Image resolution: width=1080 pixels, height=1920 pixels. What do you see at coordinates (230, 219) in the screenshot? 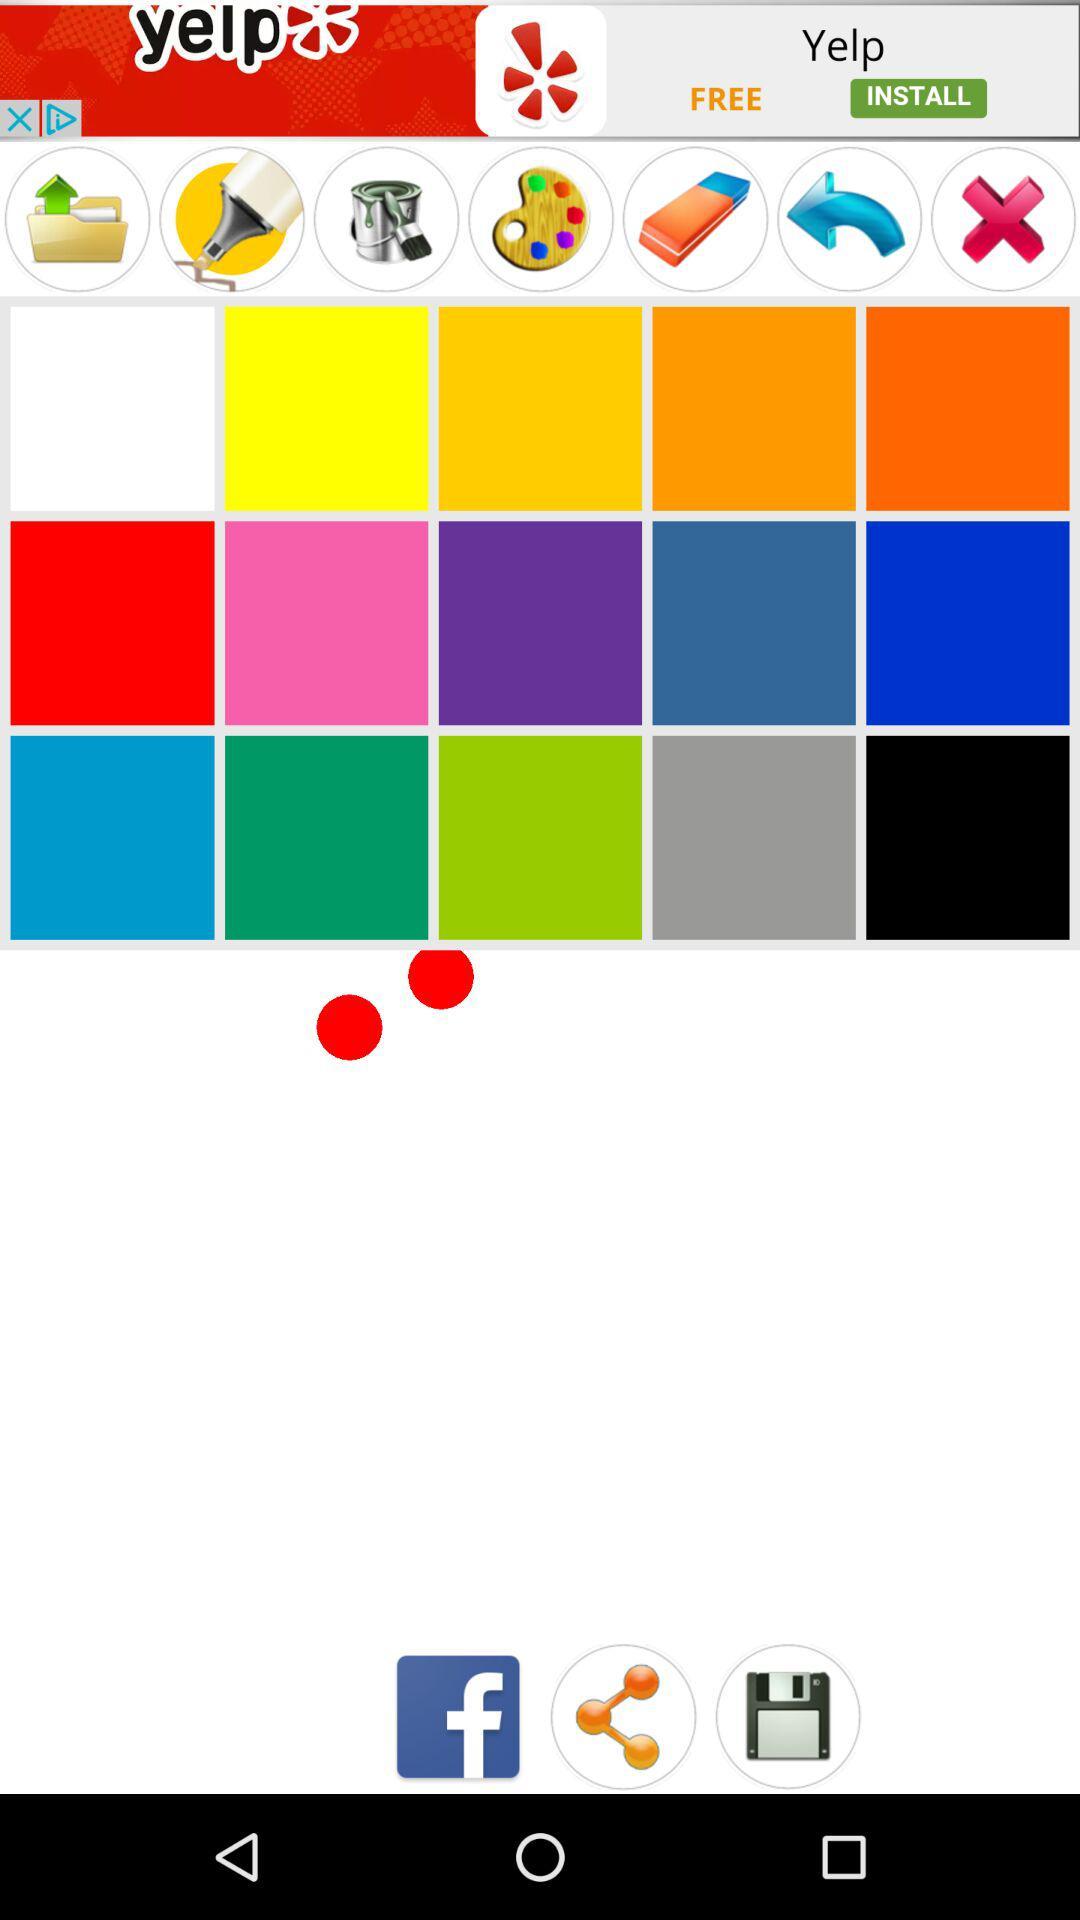
I see `brush` at bounding box center [230, 219].